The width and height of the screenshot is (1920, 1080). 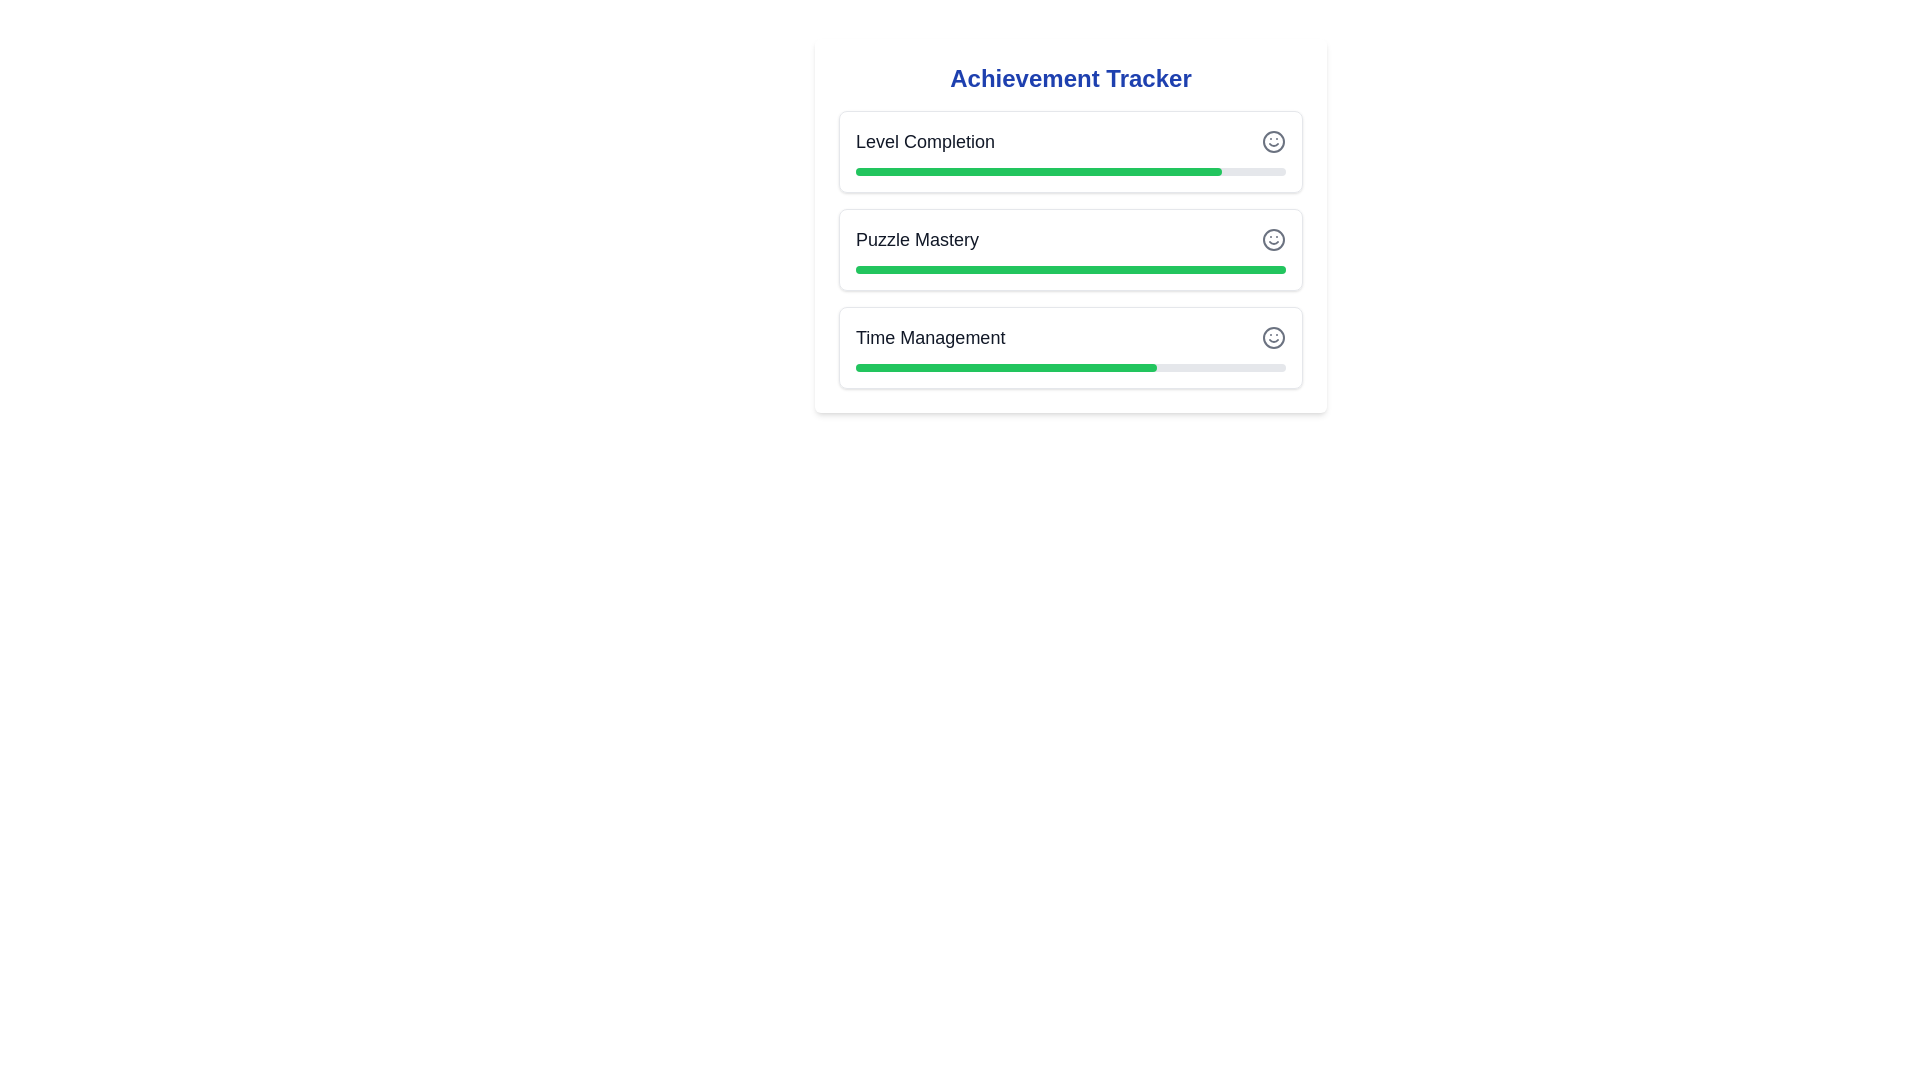 I want to click on the progress bar located below the title 'Puzzle Mastery', which is the second progress bar in a vertical arrangement of three, characterized by its green fill and rounded corners, so click(x=1069, y=270).